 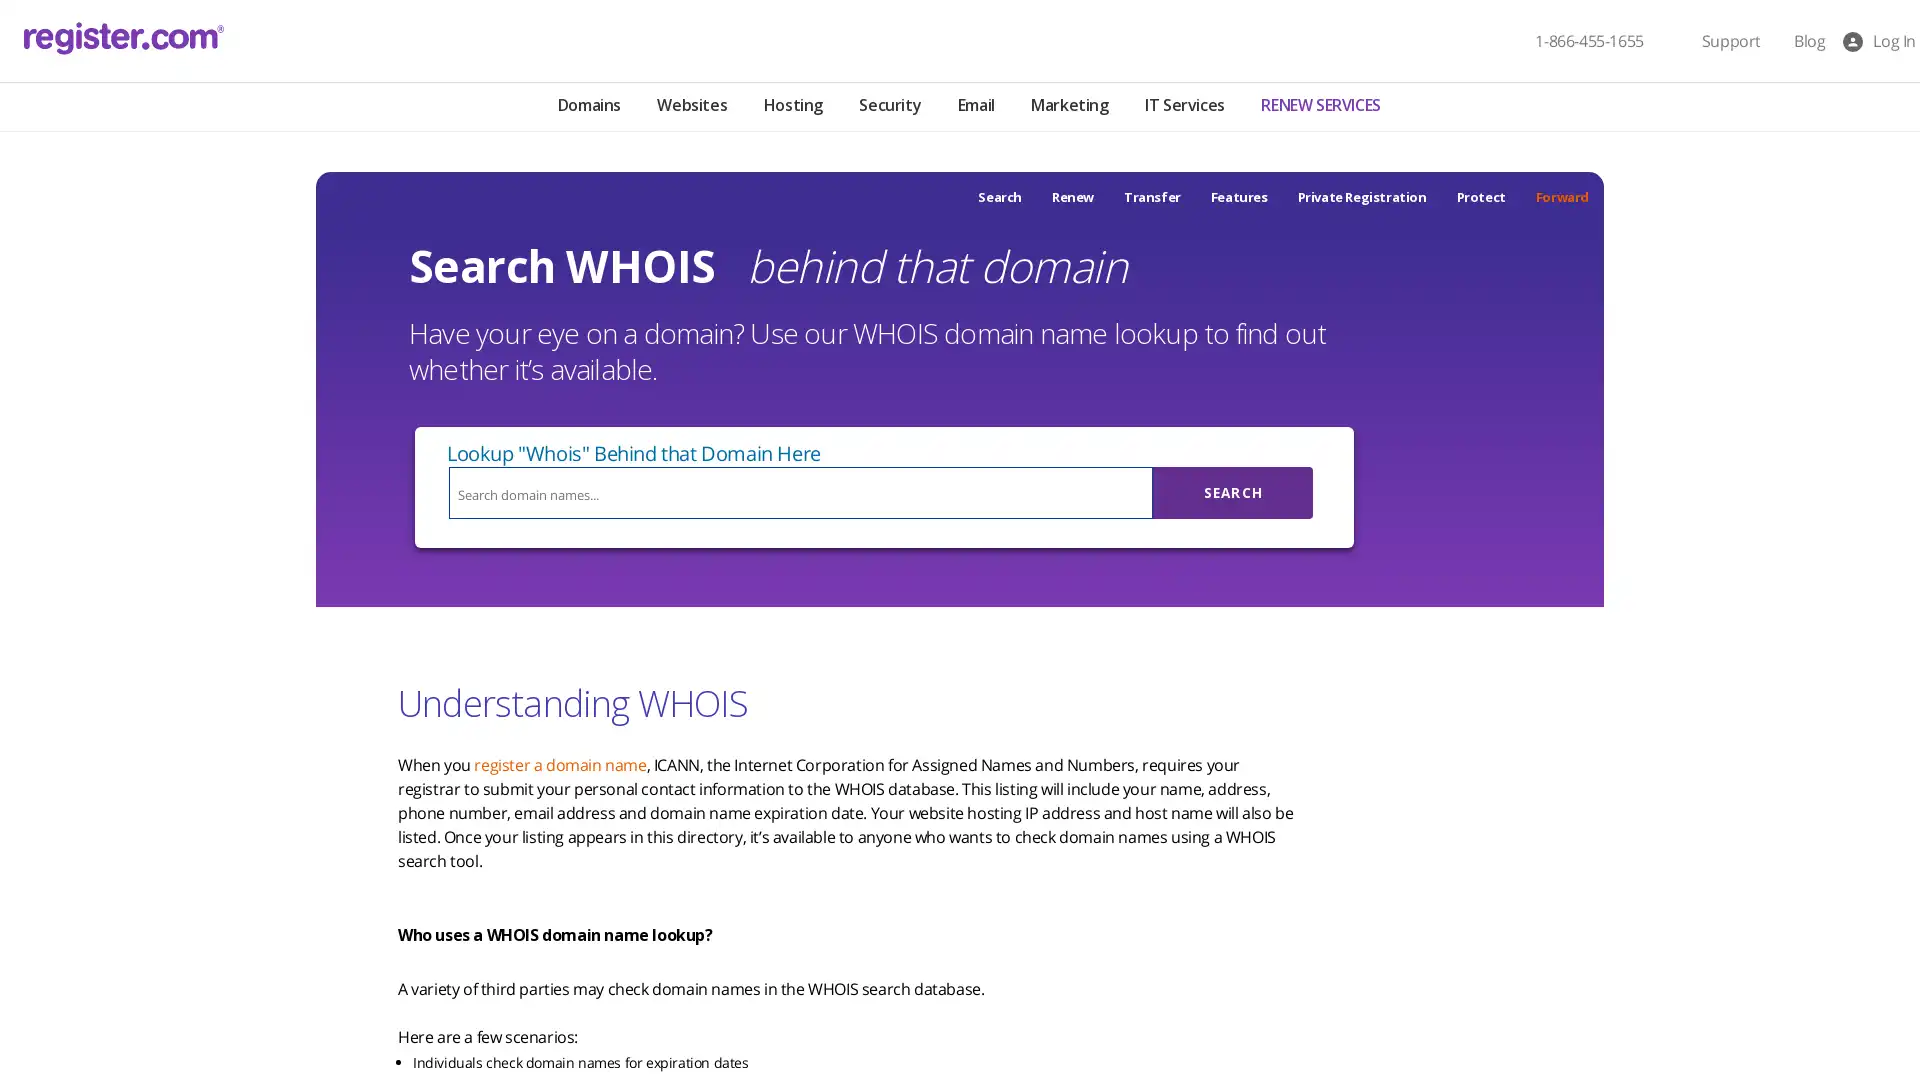 I want to click on Explore your accessibility options, so click(x=32, y=978).